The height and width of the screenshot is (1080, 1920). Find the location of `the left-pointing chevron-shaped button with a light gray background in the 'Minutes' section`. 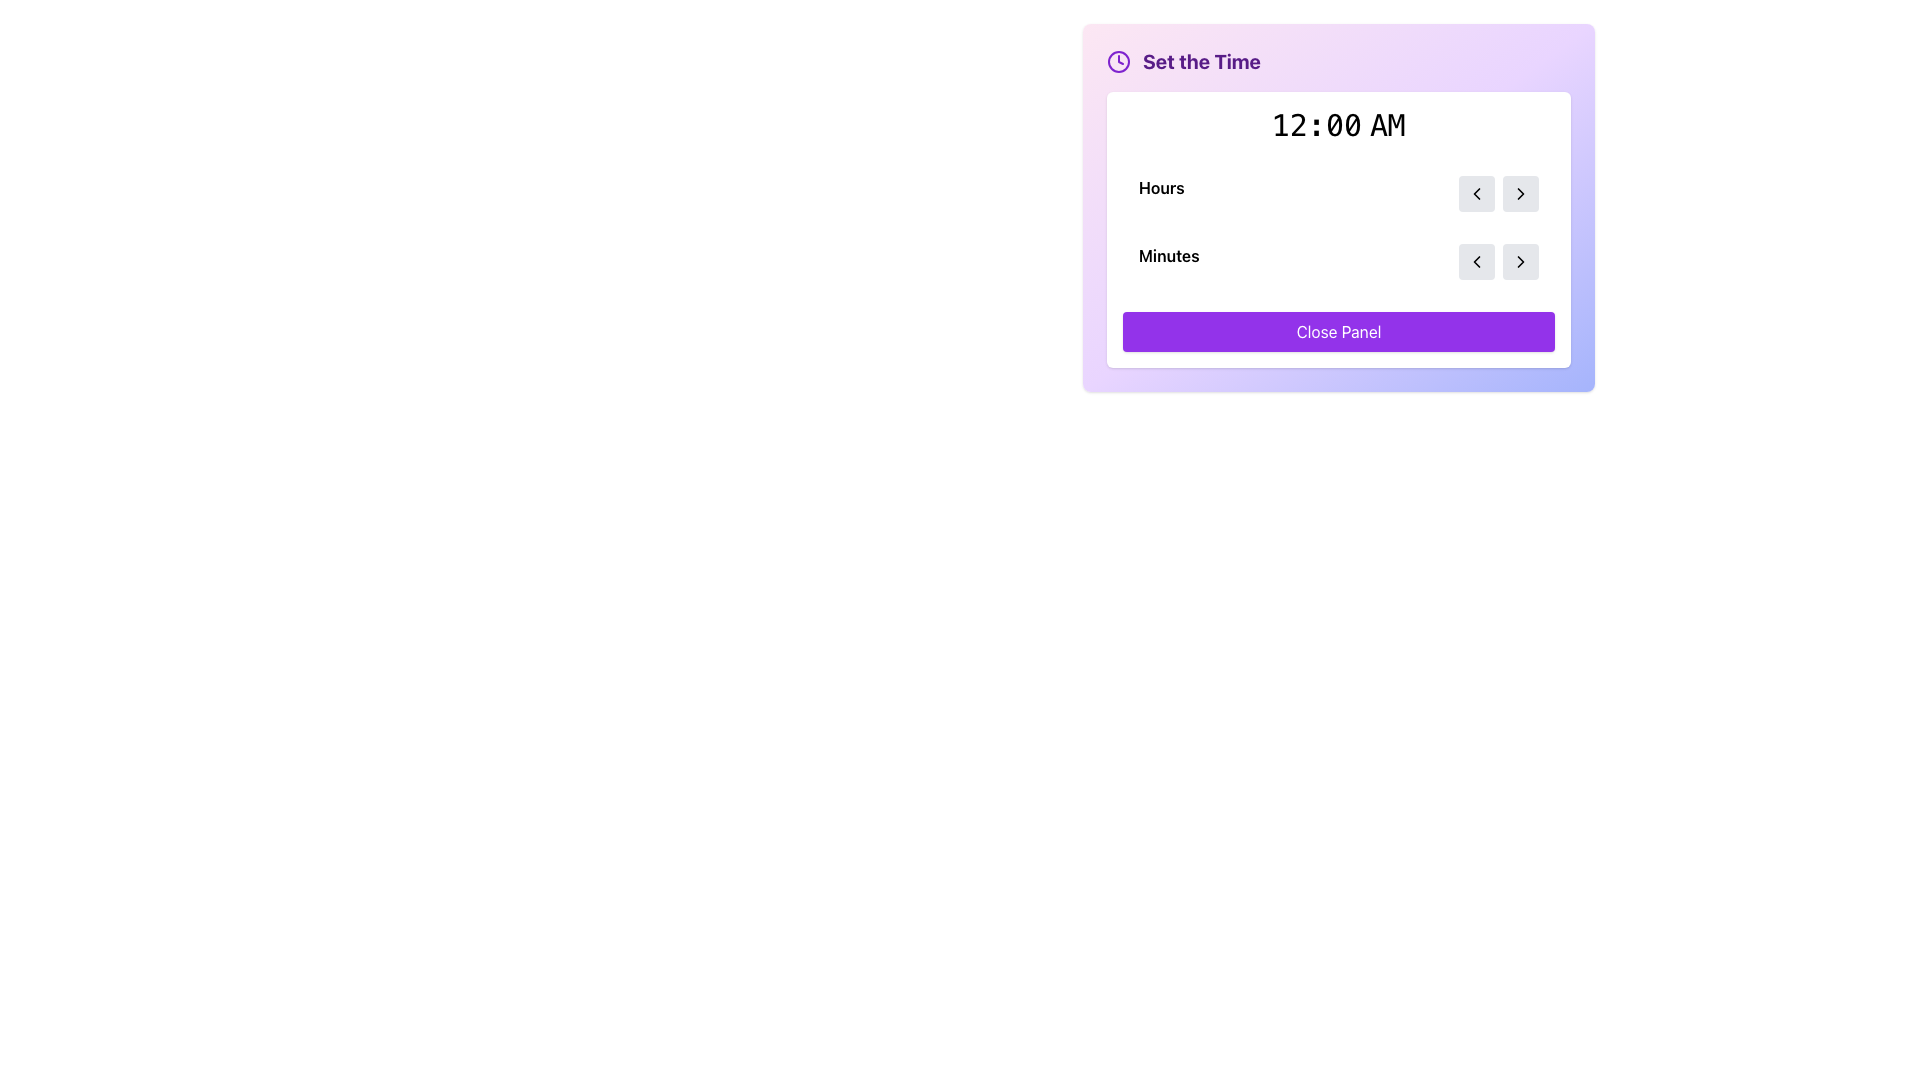

the left-pointing chevron-shaped button with a light gray background in the 'Minutes' section is located at coordinates (1477, 261).